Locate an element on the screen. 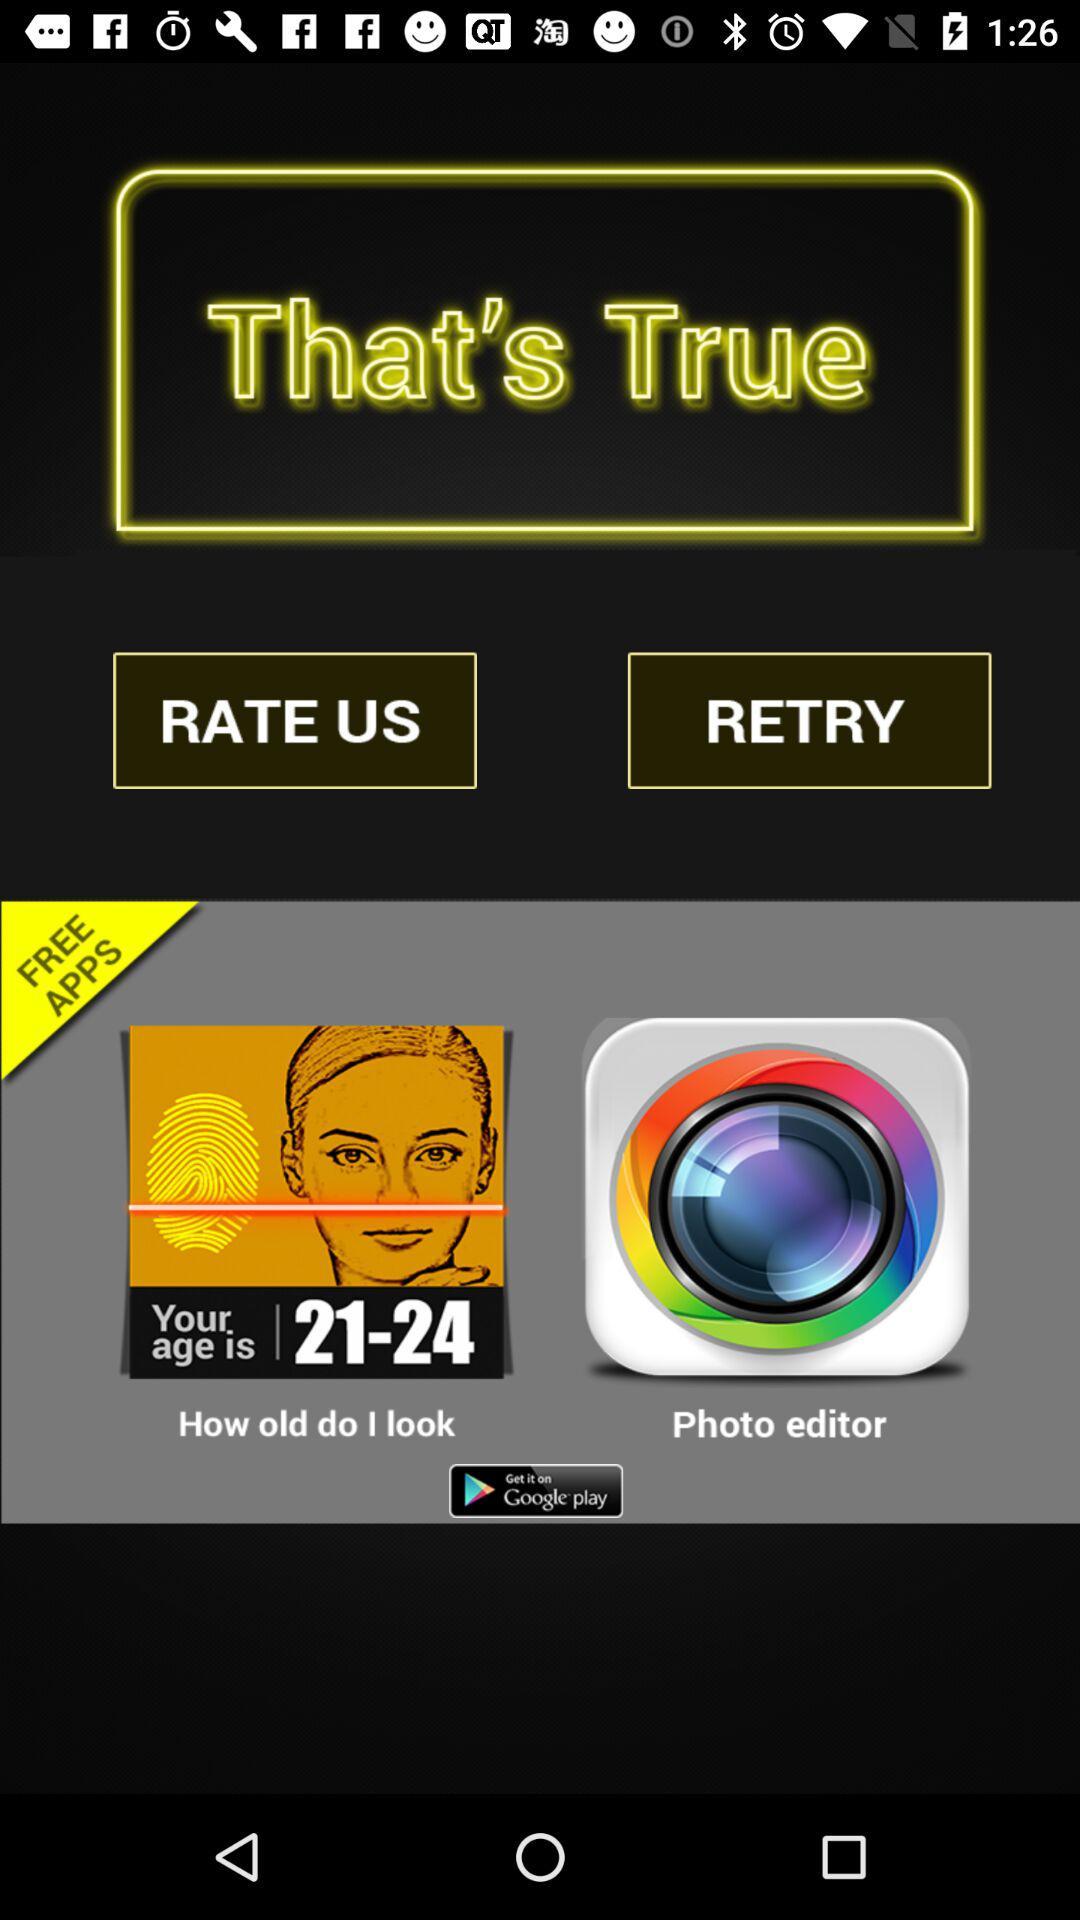 Image resolution: width=1080 pixels, height=1920 pixels. the advertisement is located at coordinates (295, 720).